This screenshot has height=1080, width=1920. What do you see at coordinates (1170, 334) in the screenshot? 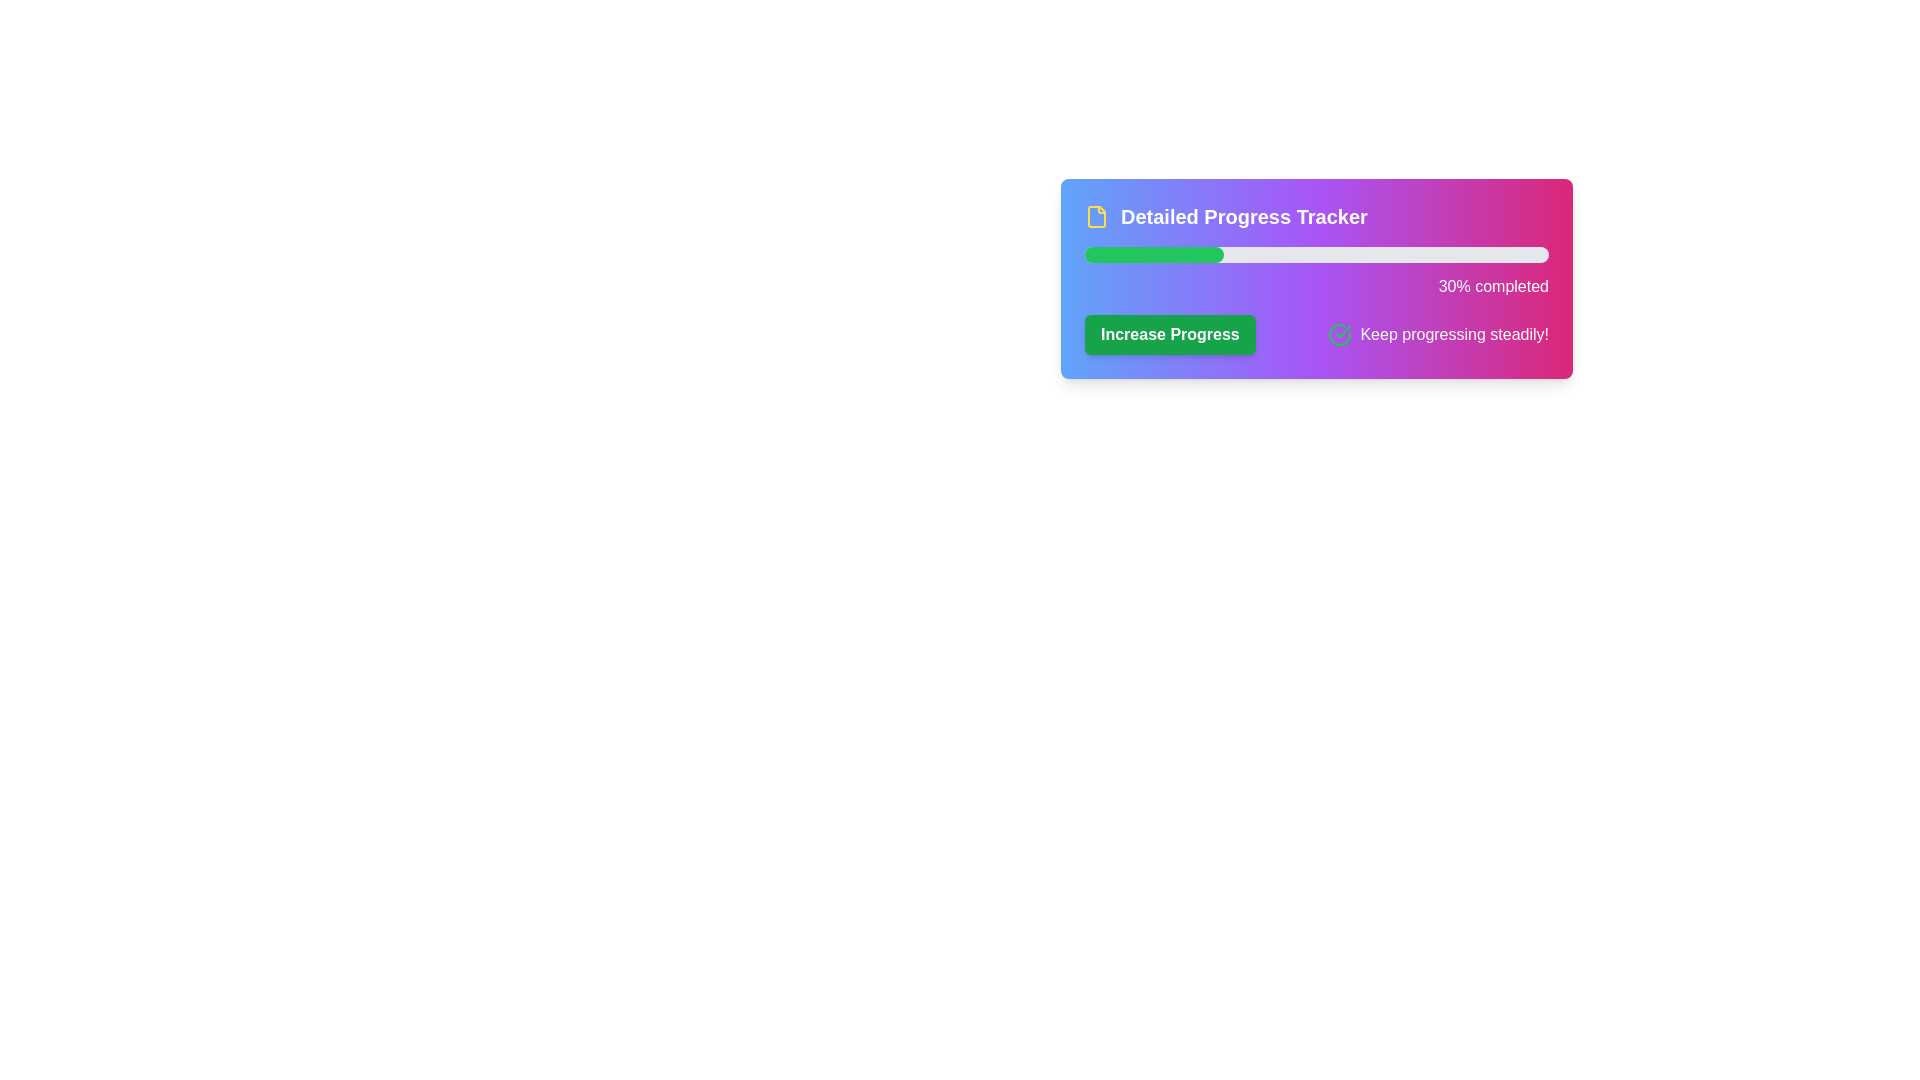
I see `the rectangular button with a green background labeled 'Increase Progress'` at bounding box center [1170, 334].